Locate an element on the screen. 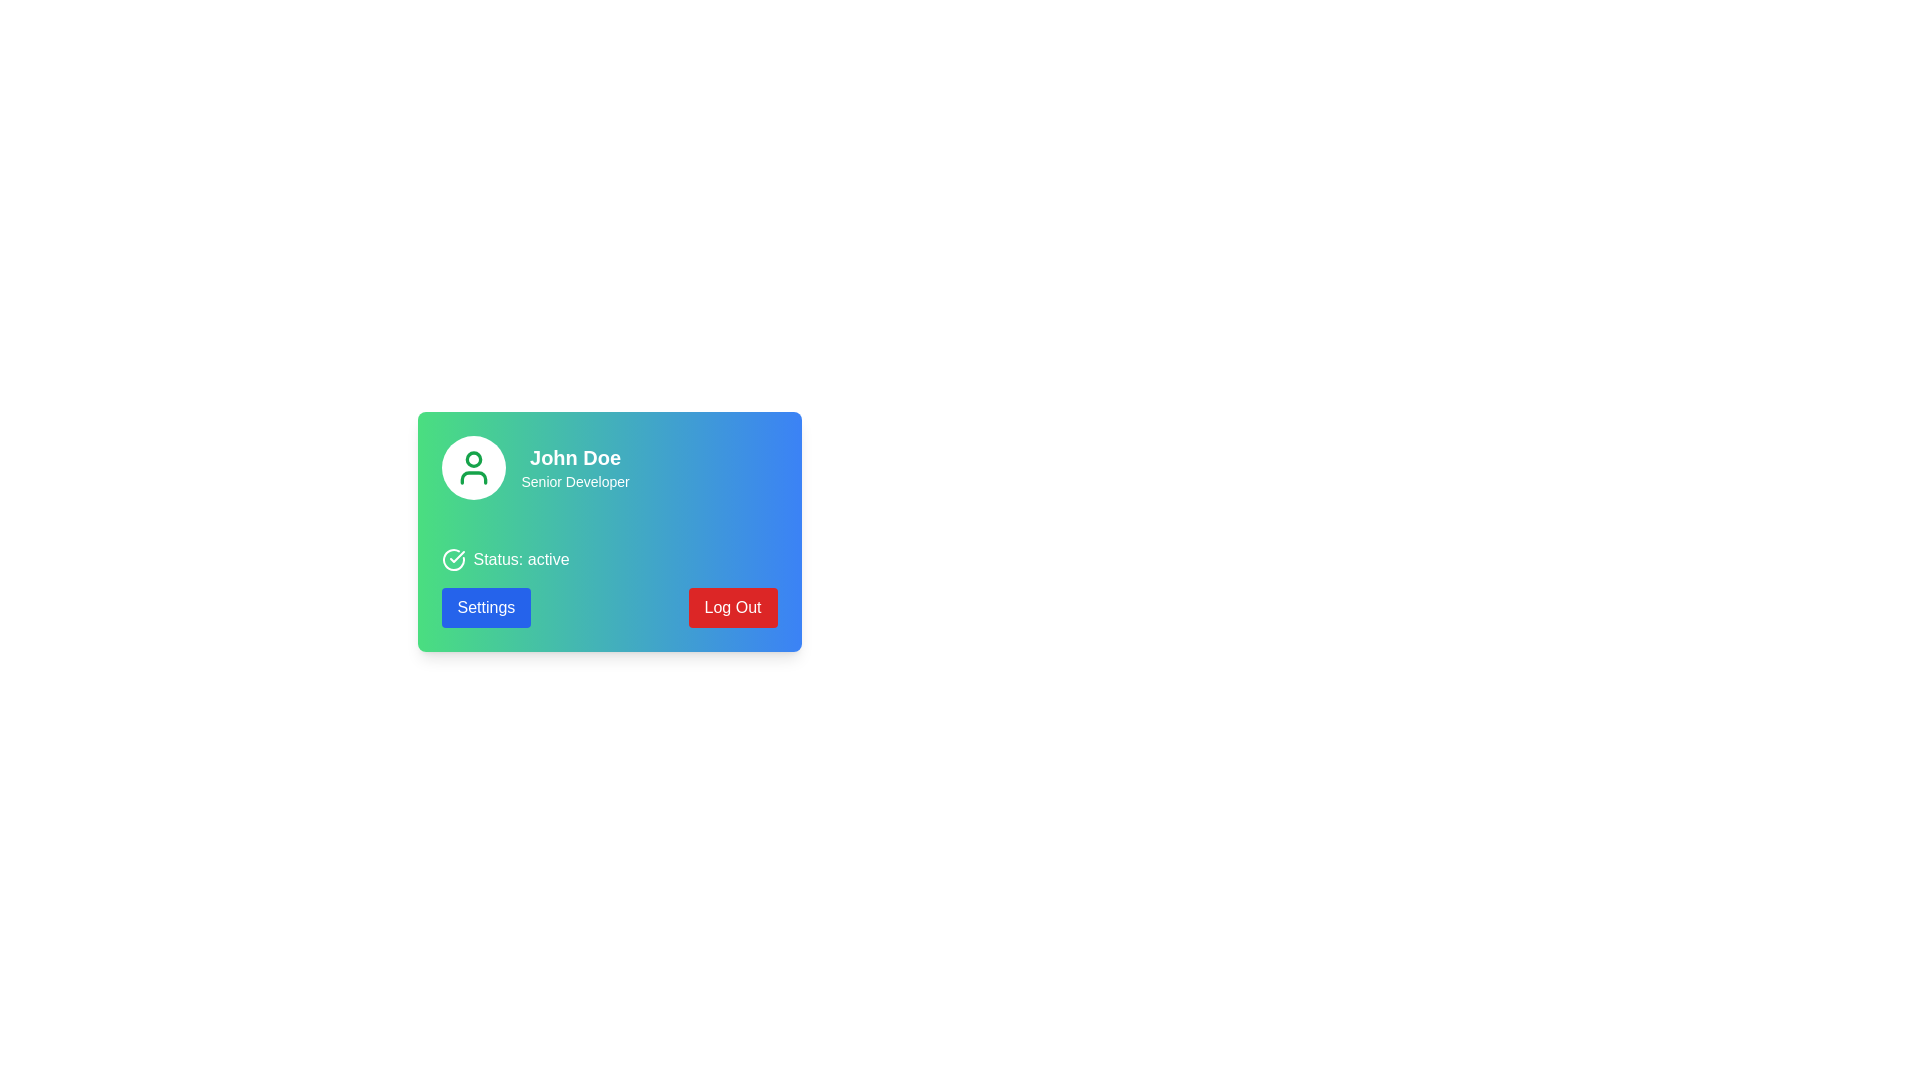 The height and width of the screenshot is (1080, 1920). the Status display element that indicates the user's current status as 'active', located beneath the user's profile details and above the 'Settings' and 'Log Out' buttons is located at coordinates (608, 559).